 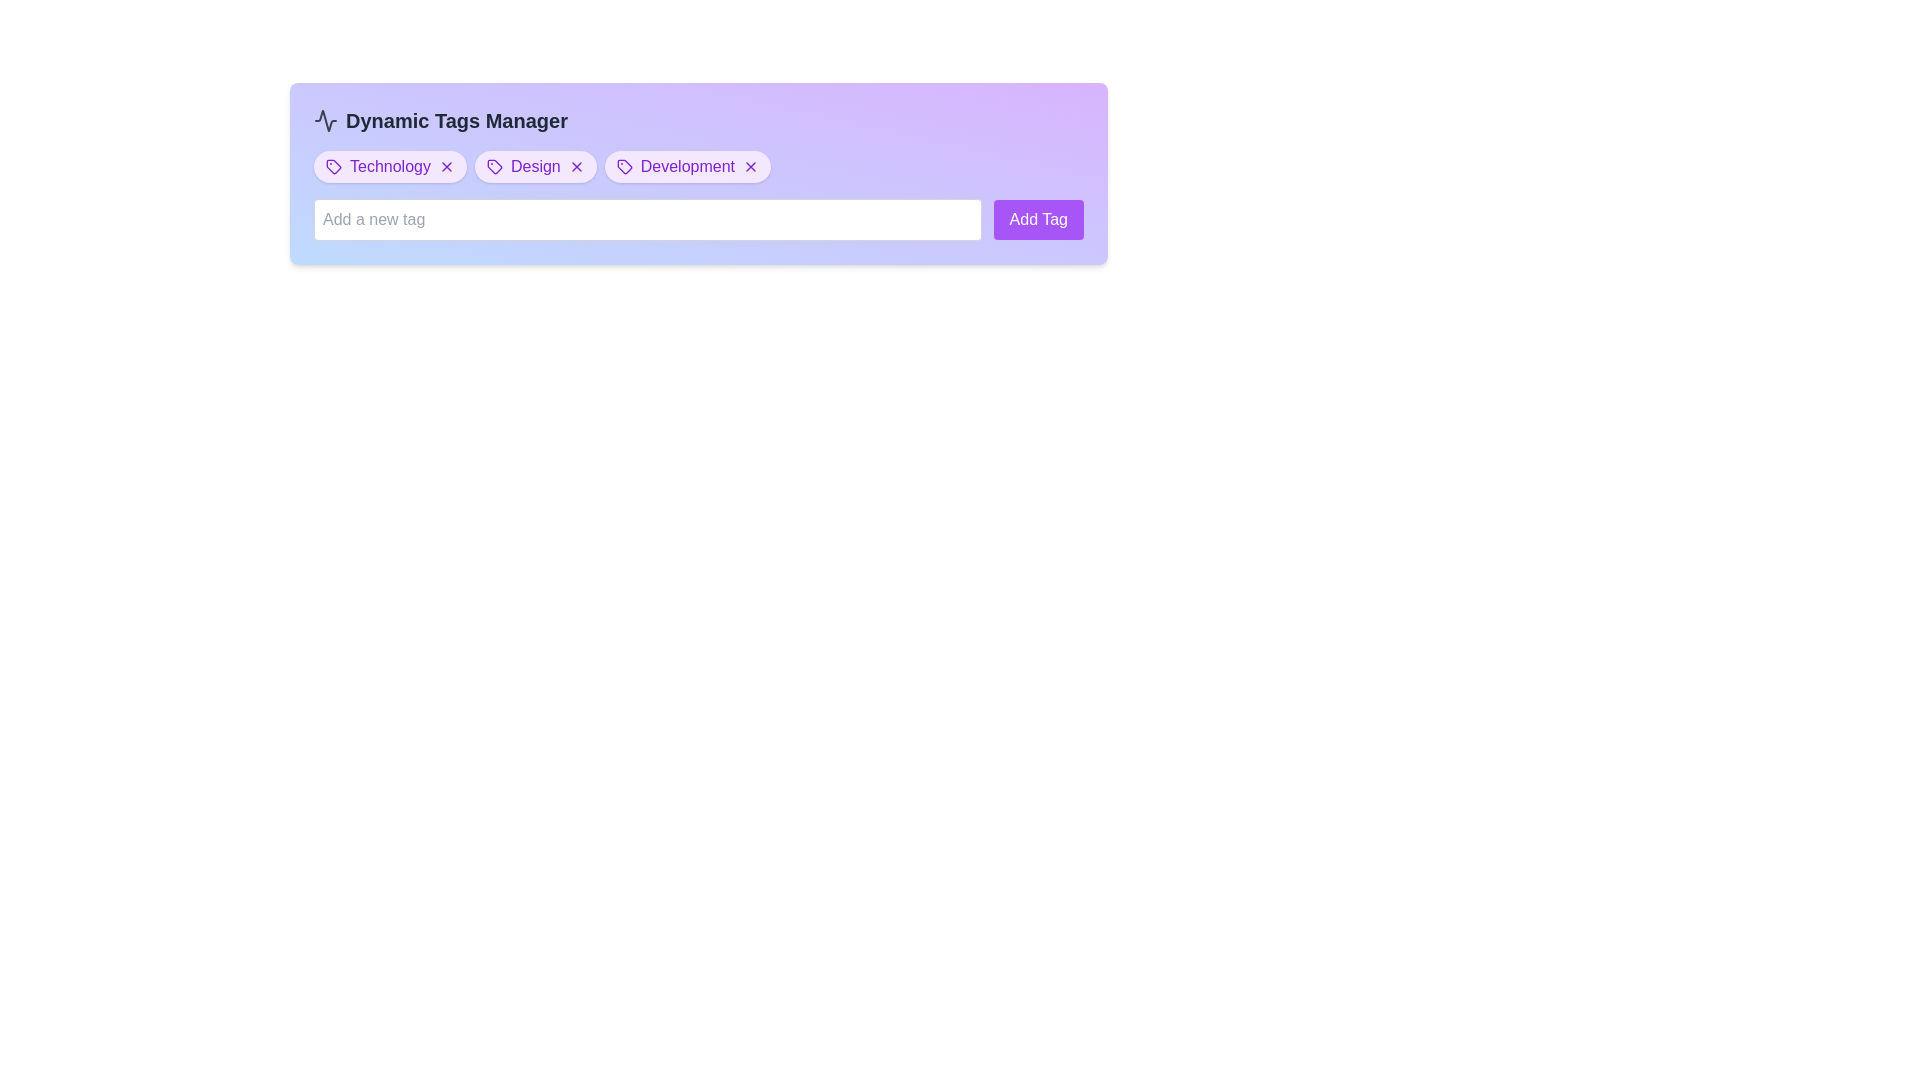 I want to click on the zigzag line icon resembling an electrocardiogram trace, which is located to the left of the 'Dynamic Tags Manager' header text, so click(x=326, y=120).